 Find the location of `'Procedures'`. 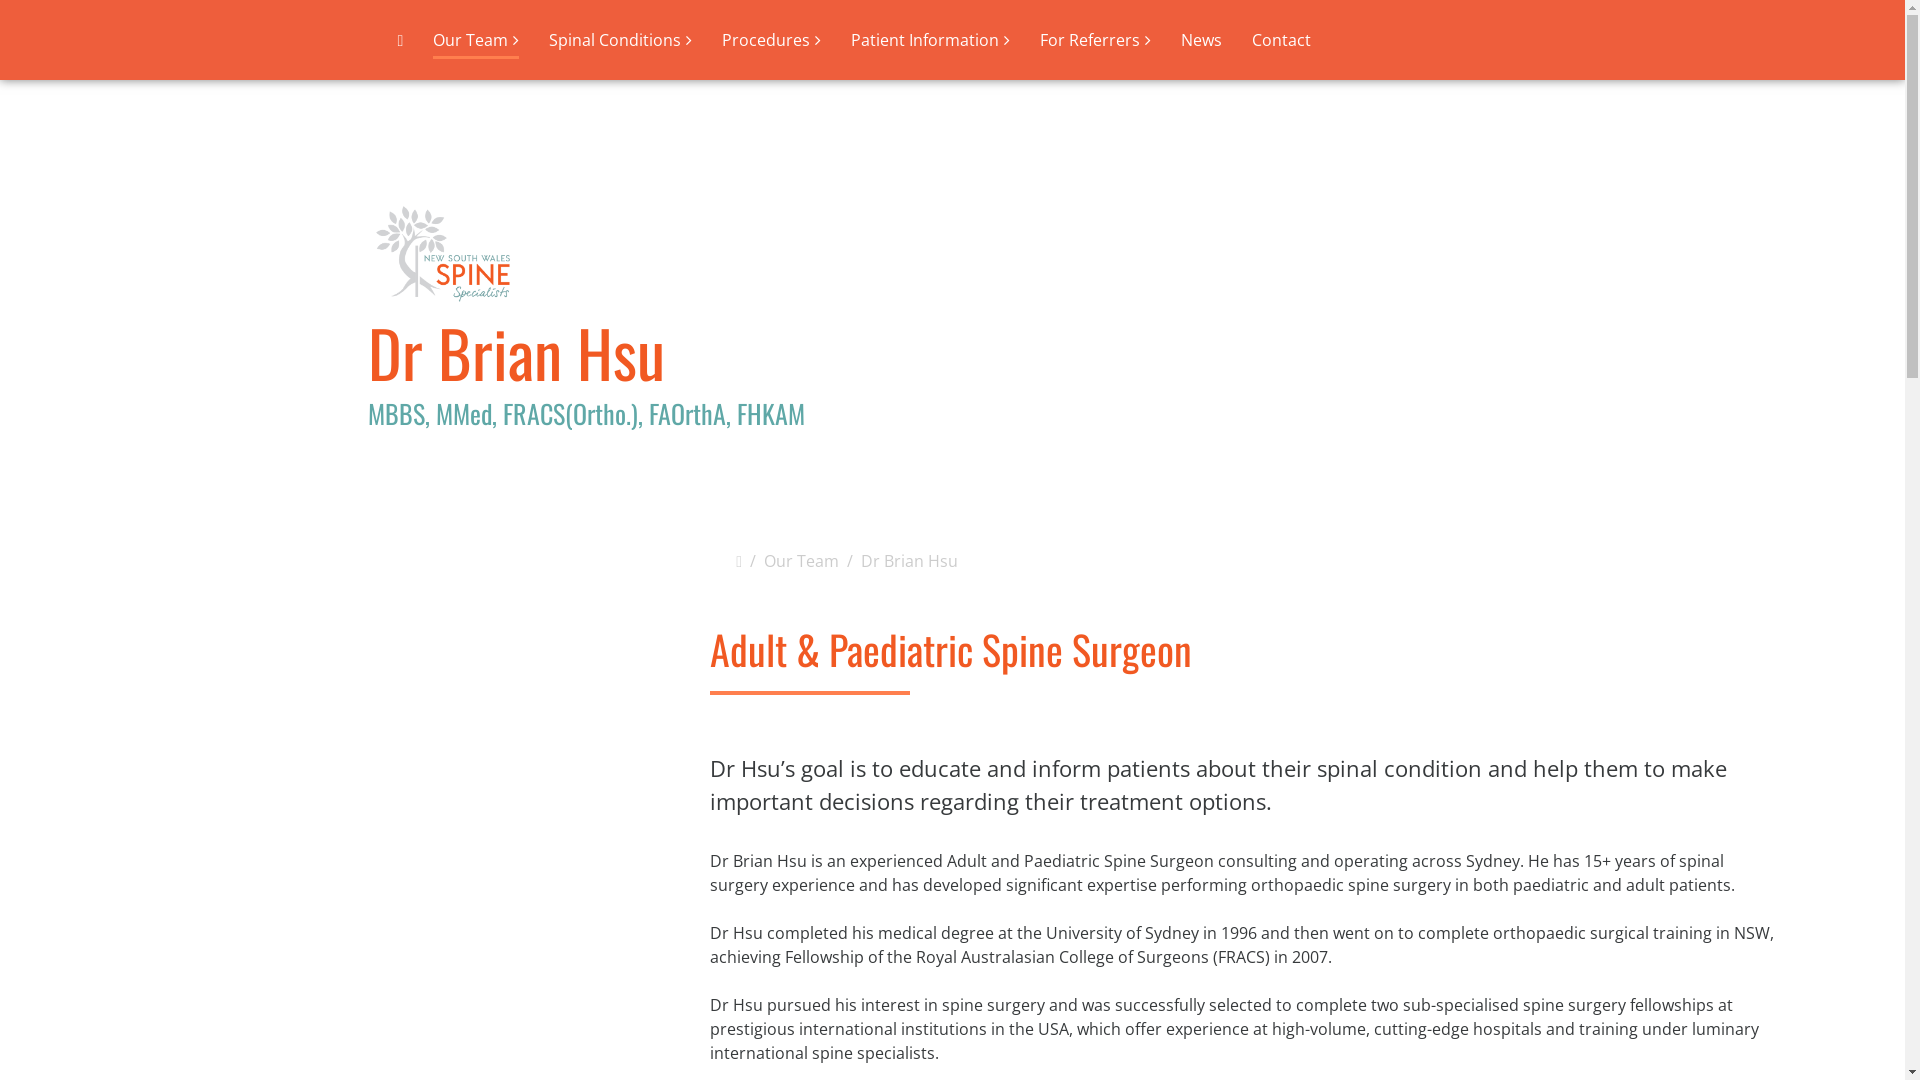

'Procedures' is located at coordinates (770, 39).